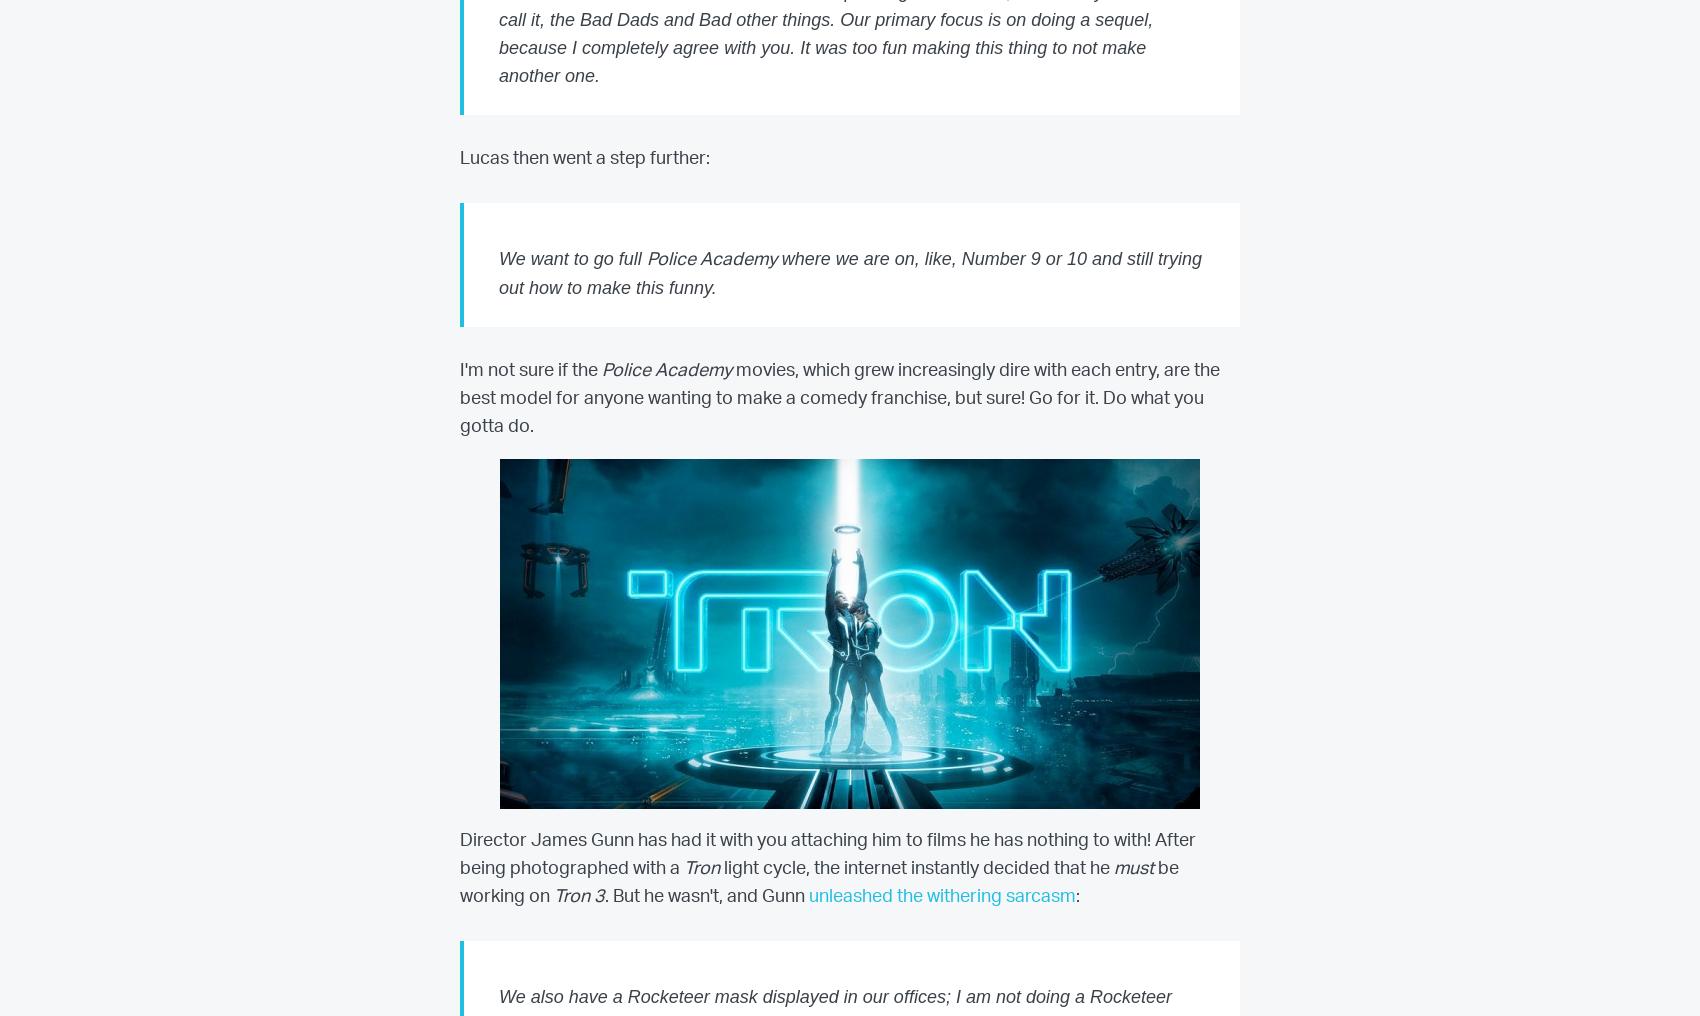  What do you see at coordinates (571, 257) in the screenshot?
I see `'We want to go full'` at bounding box center [571, 257].